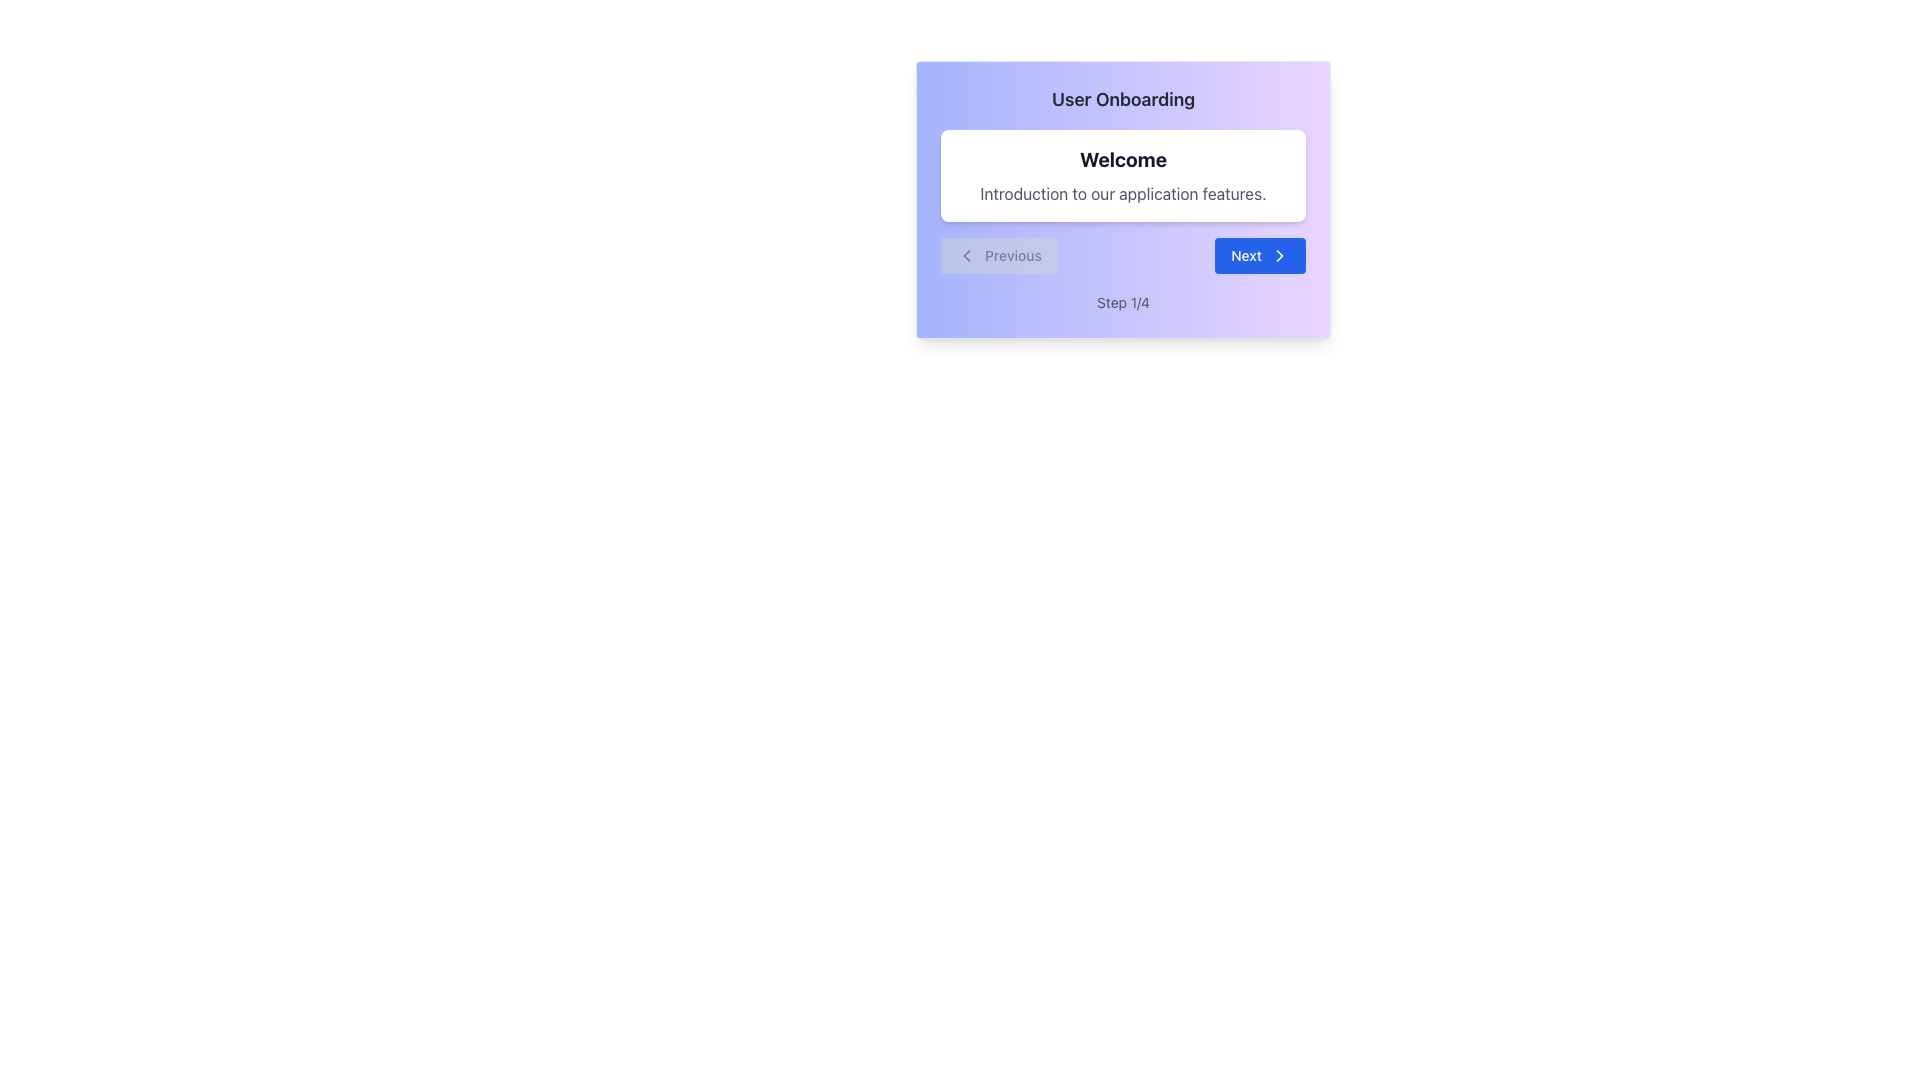 This screenshot has width=1920, height=1080. What do you see at coordinates (1123, 175) in the screenshot?
I see `the informational text box that contains bold black text reading 'Welcome' and smaller gray text saying 'Introduction to our application features.'` at bounding box center [1123, 175].